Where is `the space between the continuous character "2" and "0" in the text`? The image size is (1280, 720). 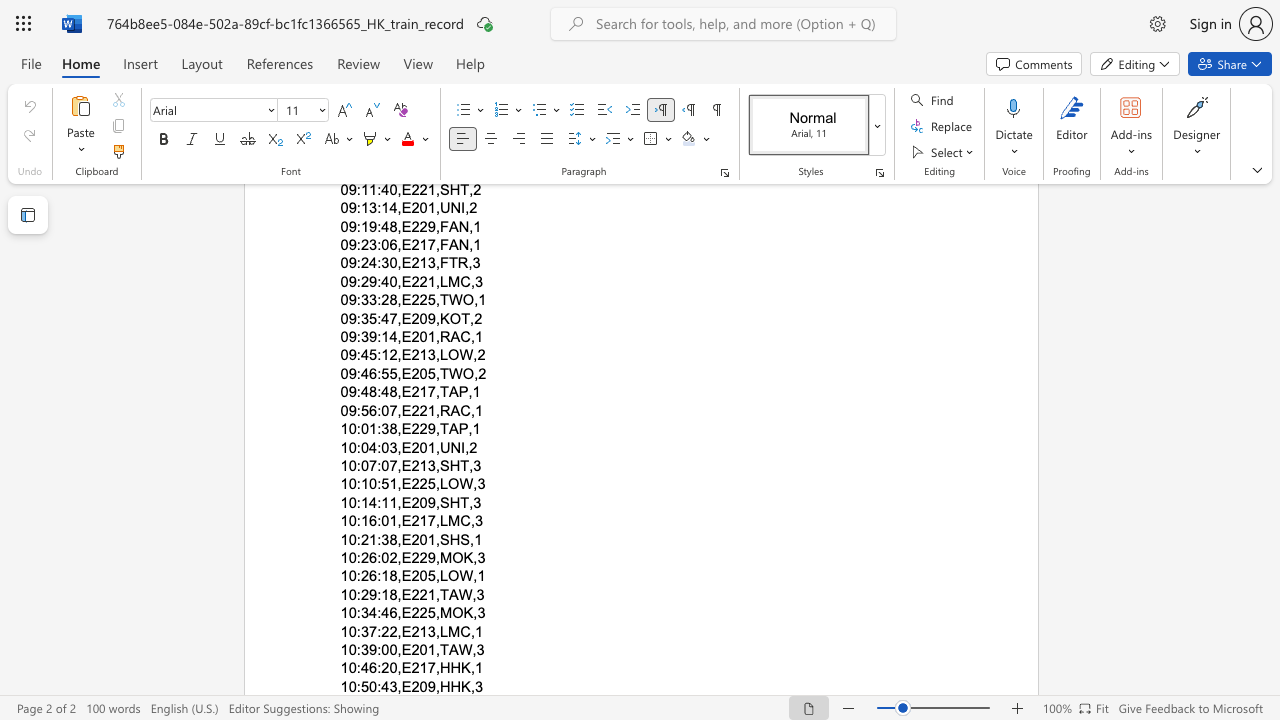
the space between the continuous character "2" and "0" in the text is located at coordinates (418, 685).